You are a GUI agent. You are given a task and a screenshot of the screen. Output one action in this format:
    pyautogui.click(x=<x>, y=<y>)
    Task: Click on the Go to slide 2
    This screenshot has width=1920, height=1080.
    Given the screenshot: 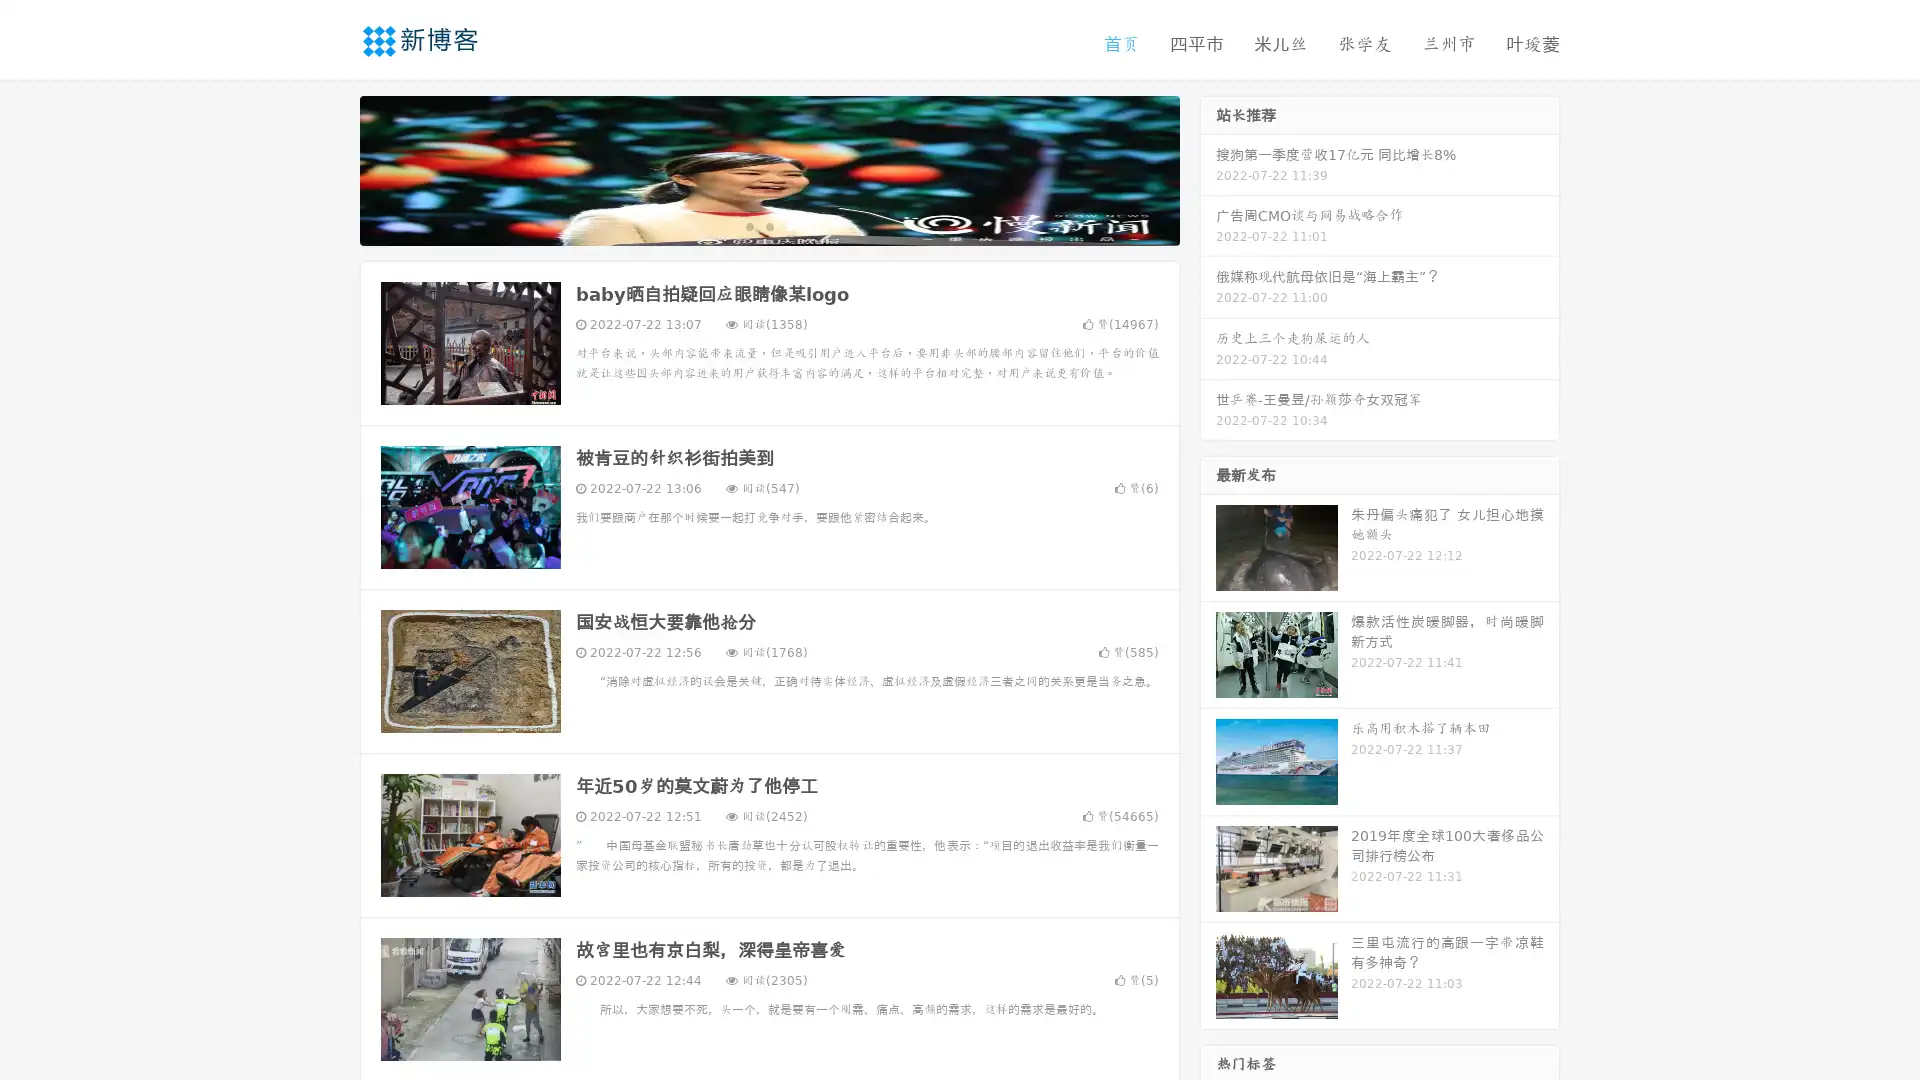 What is the action you would take?
    pyautogui.click(x=768, y=225)
    